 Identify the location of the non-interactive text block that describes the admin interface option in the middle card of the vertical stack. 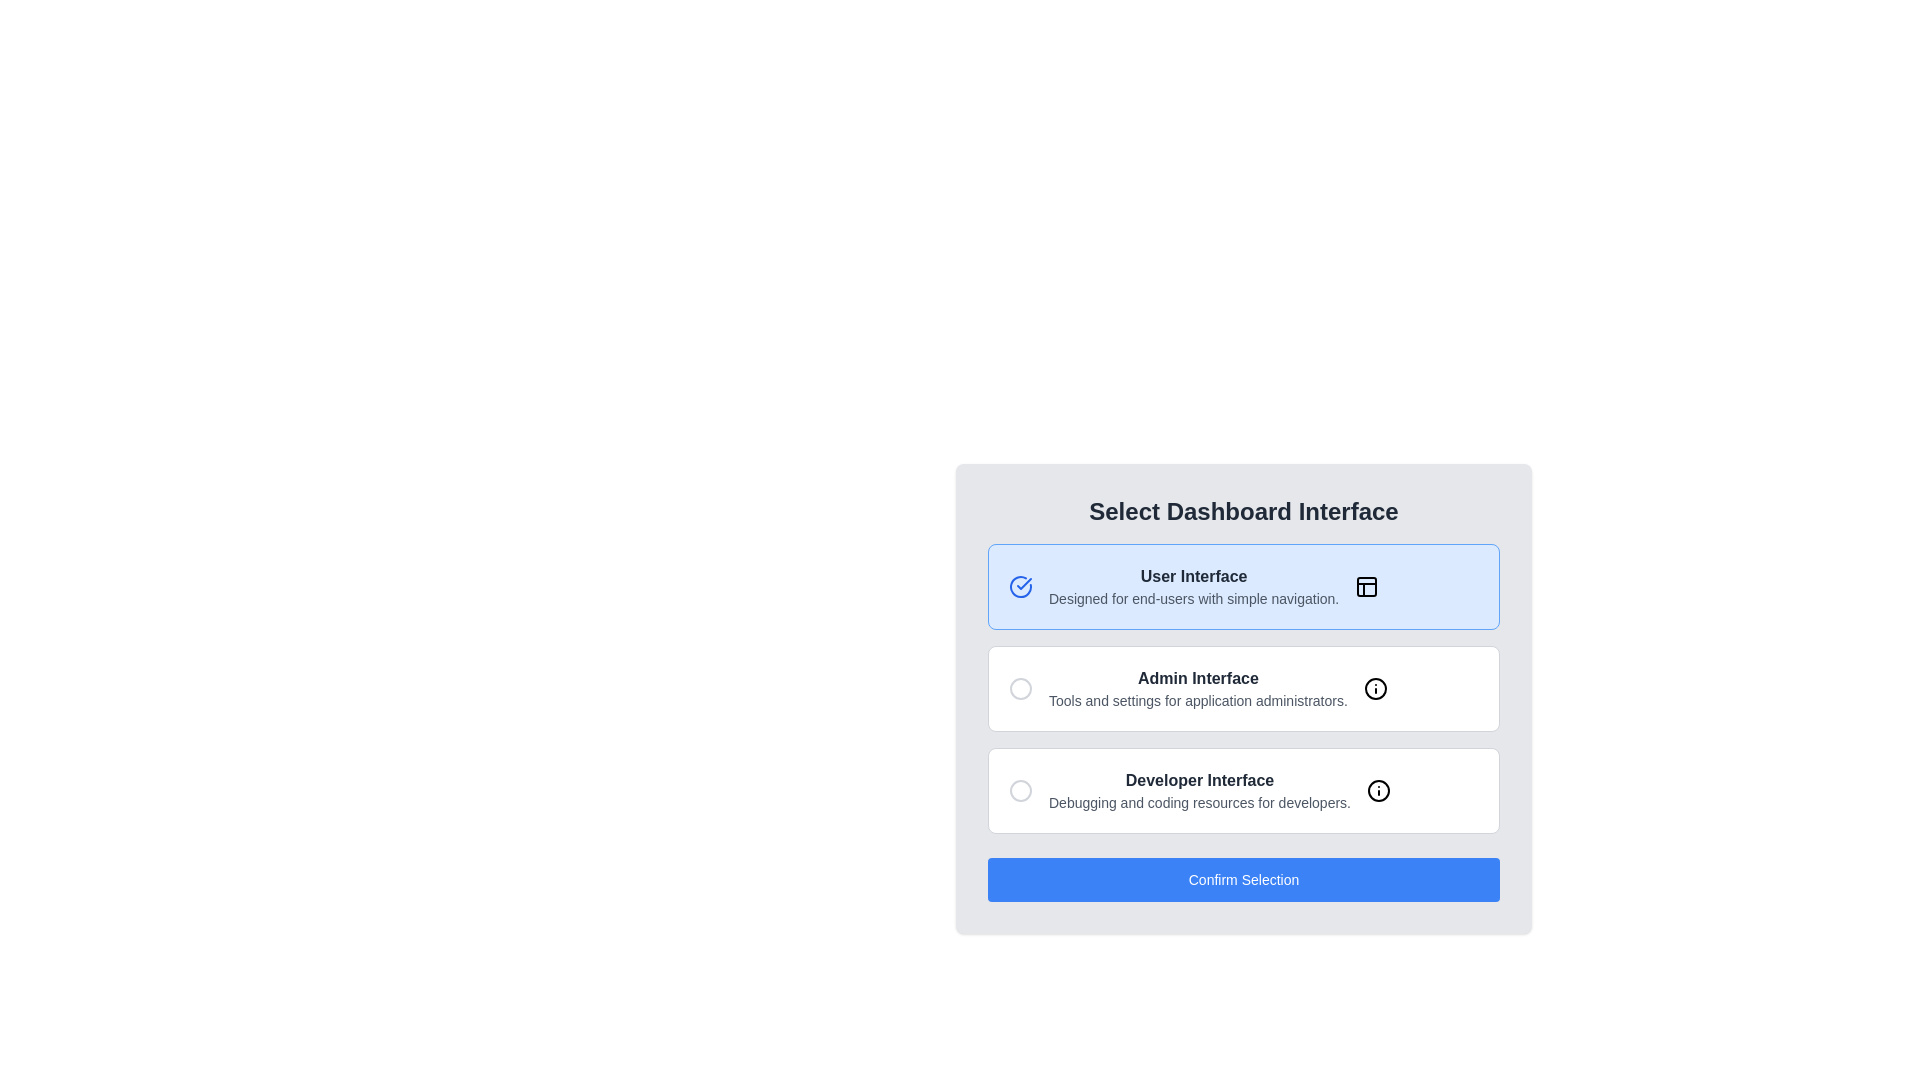
(1198, 688).